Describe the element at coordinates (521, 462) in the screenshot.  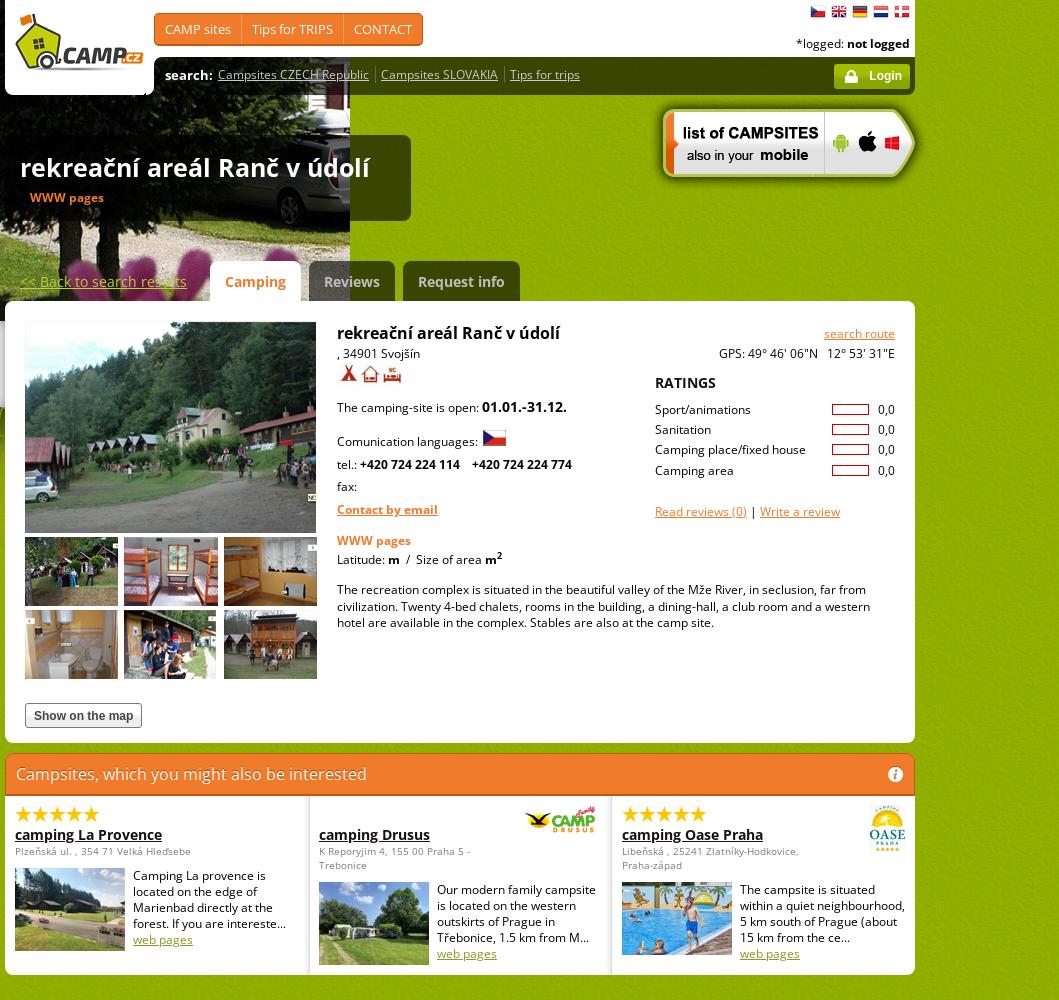
I see `'+420 724 224 774'` at that location.